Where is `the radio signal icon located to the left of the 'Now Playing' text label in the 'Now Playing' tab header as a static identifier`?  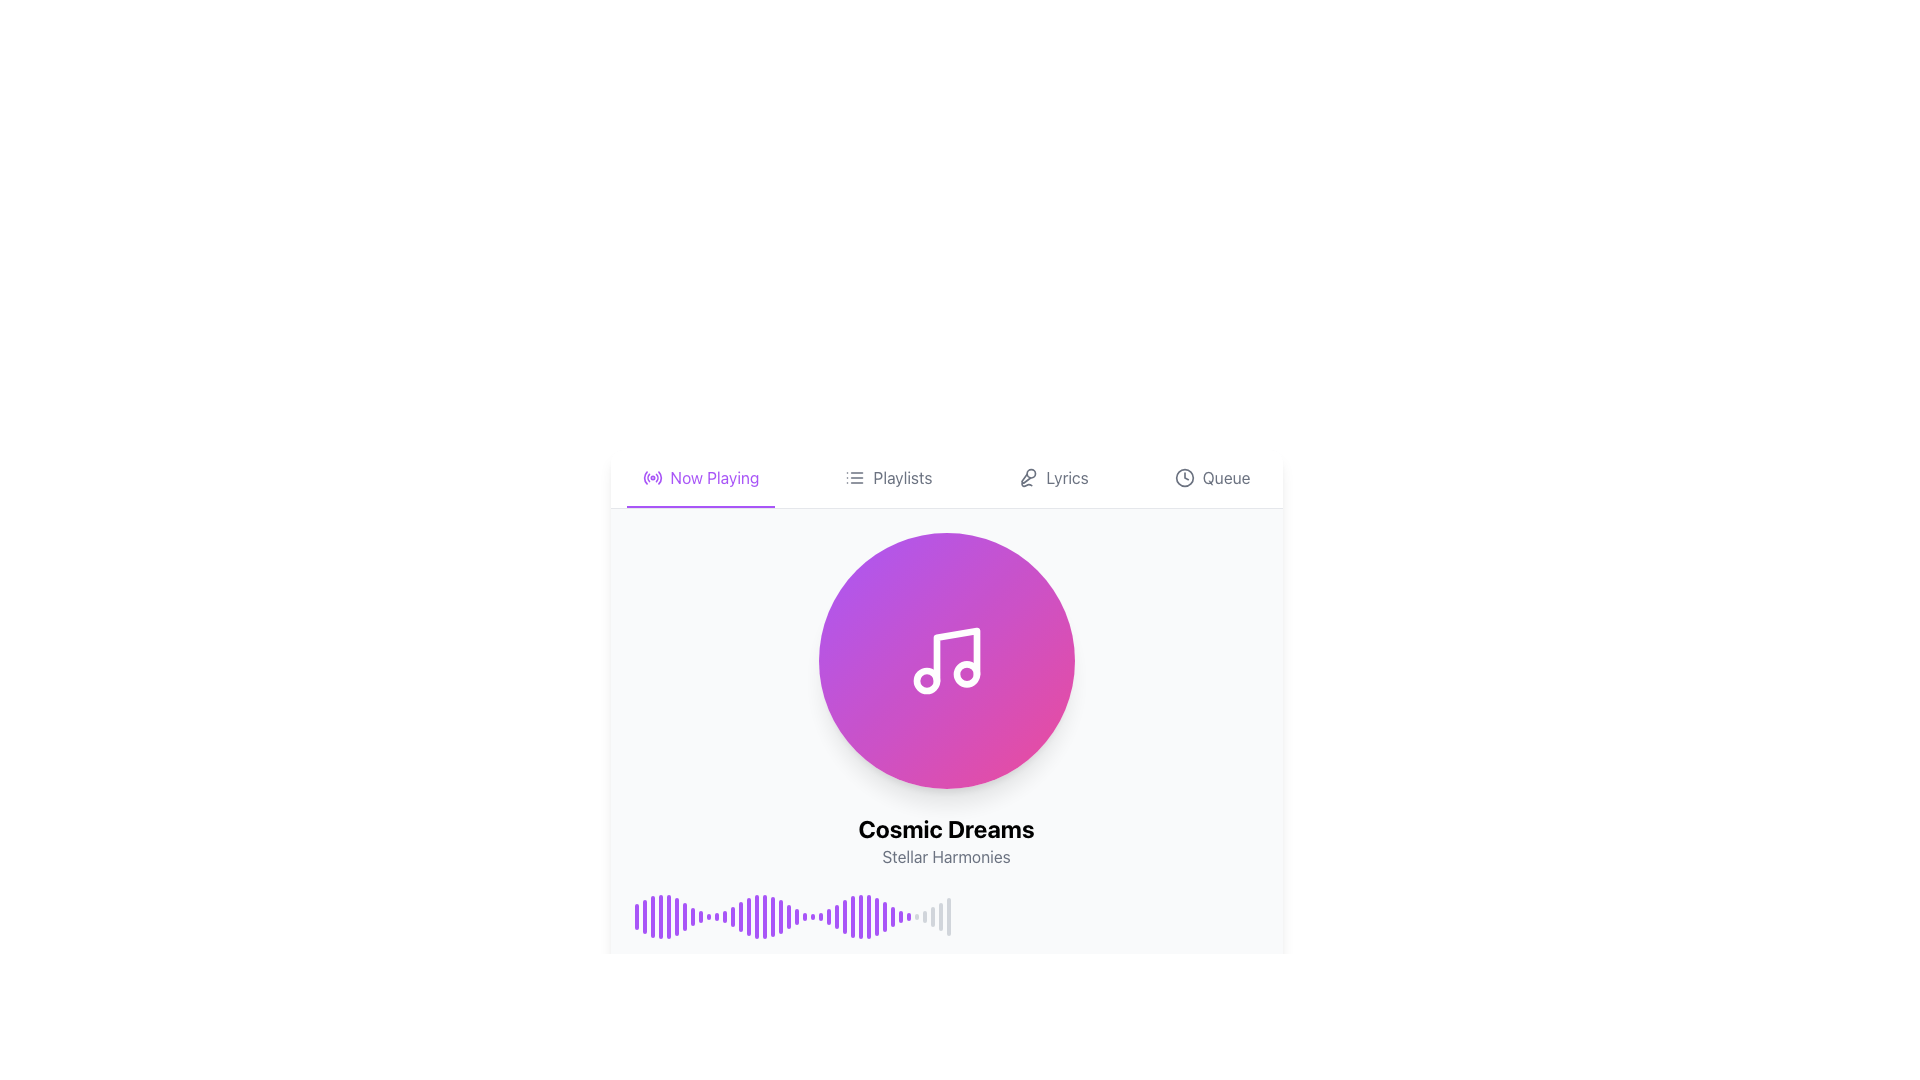
the radio signal icon located to the left of the 'Now Playing' text label in the 'Now Playing' tab header as a static identifier is located at coordinates (652, 478).